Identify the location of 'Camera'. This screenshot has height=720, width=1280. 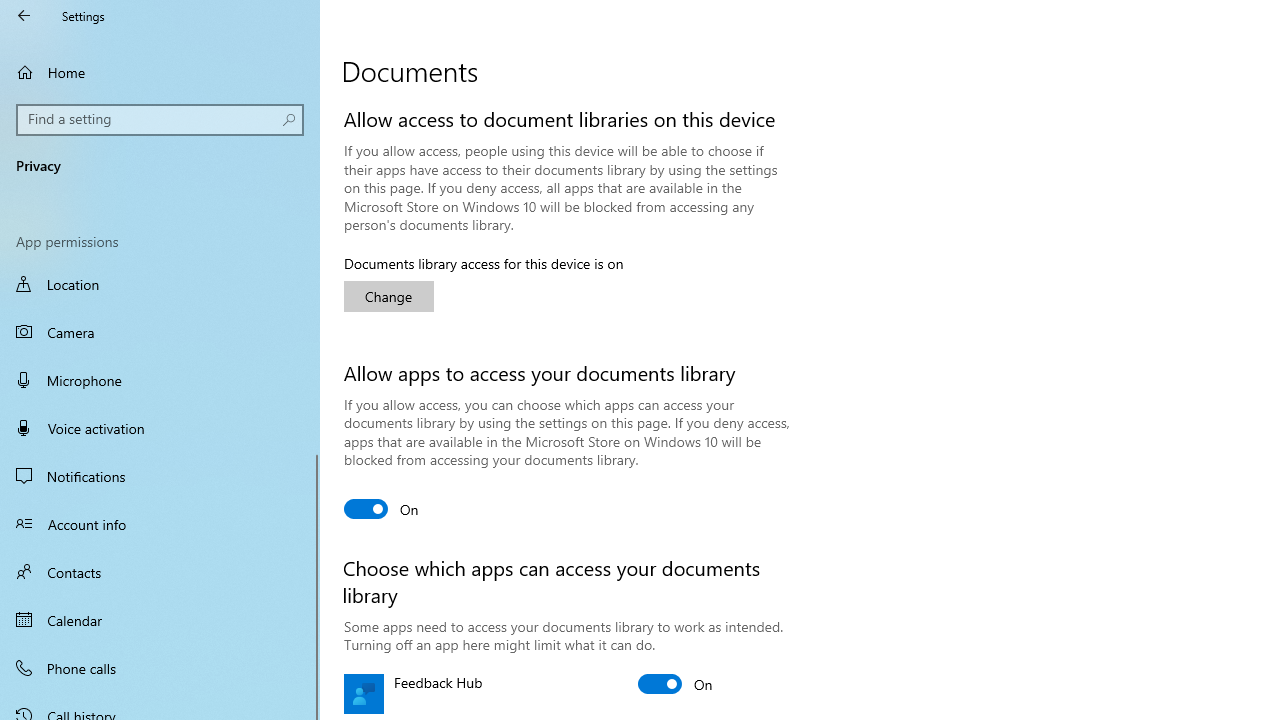
(160, 330).